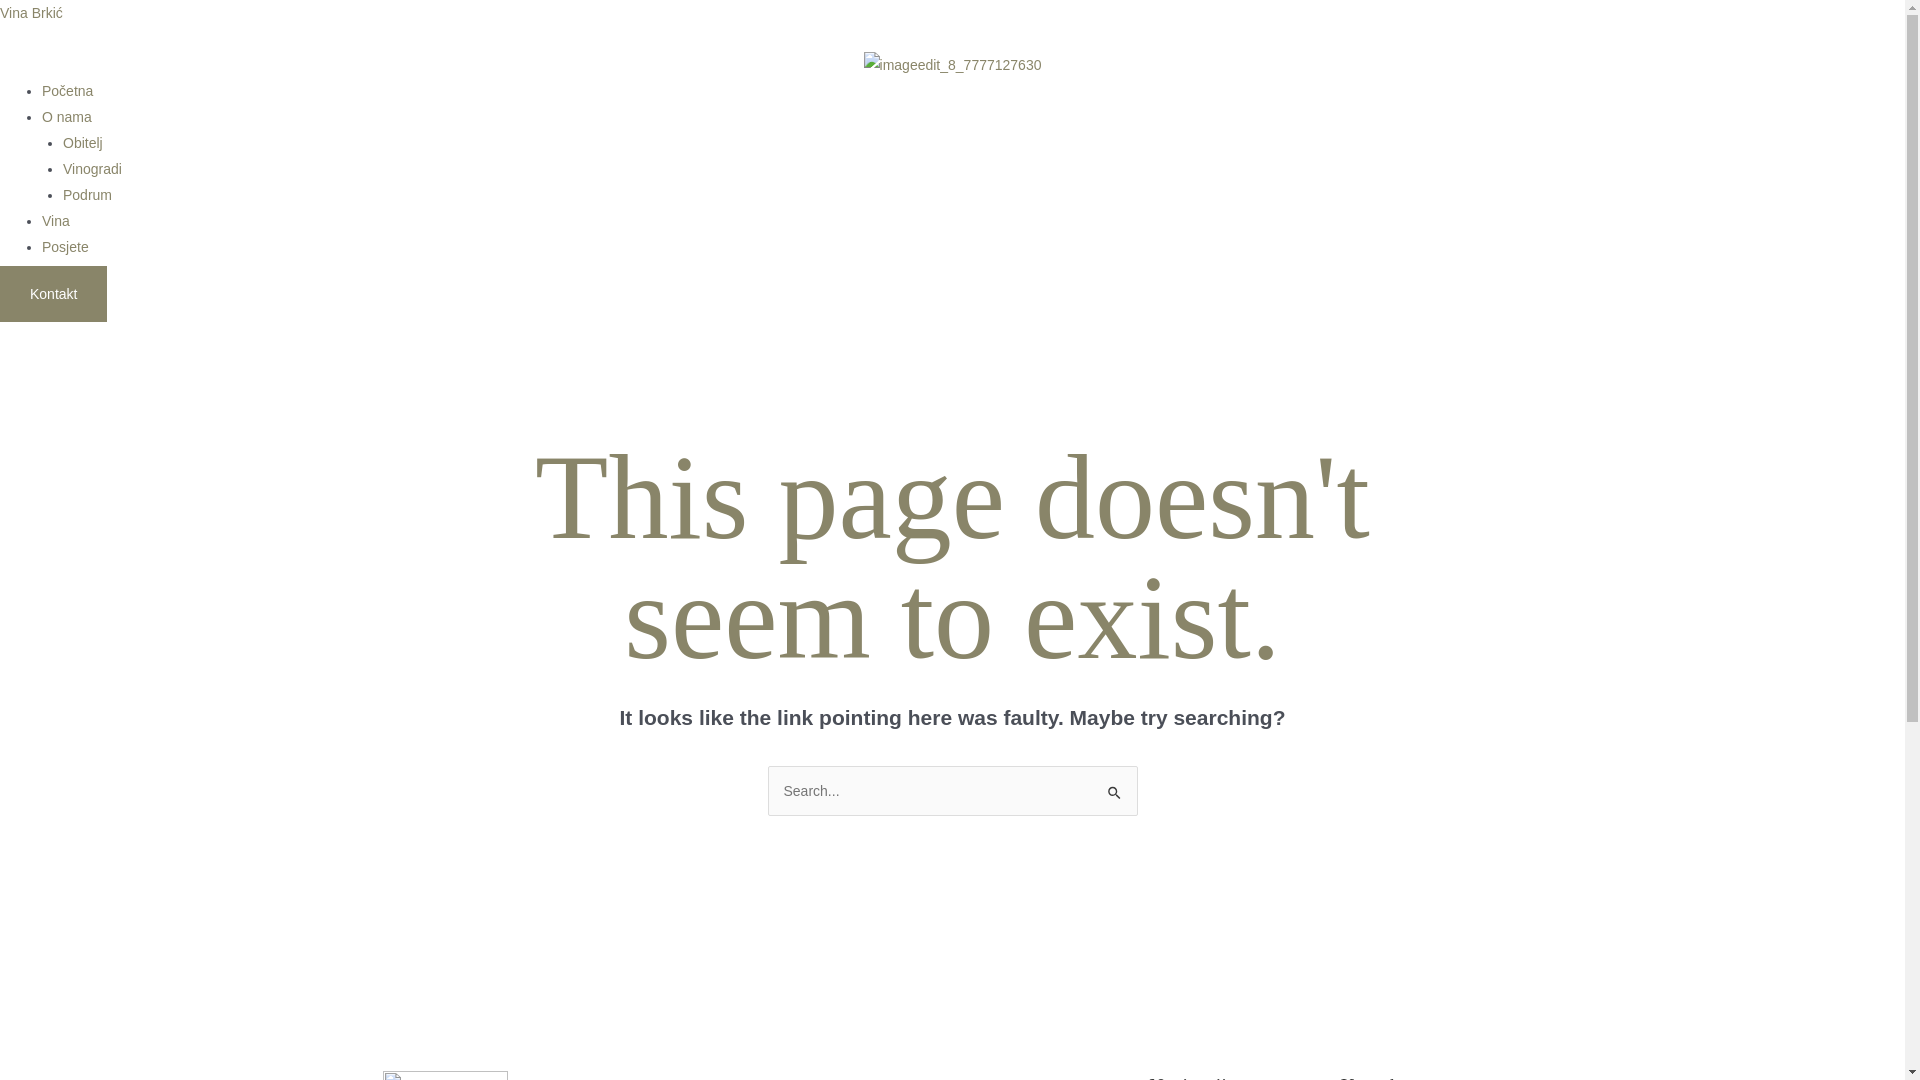 The image size is (1920, 1080). I want to click on 'imageedit_8_7777127630', so click(864, 64).